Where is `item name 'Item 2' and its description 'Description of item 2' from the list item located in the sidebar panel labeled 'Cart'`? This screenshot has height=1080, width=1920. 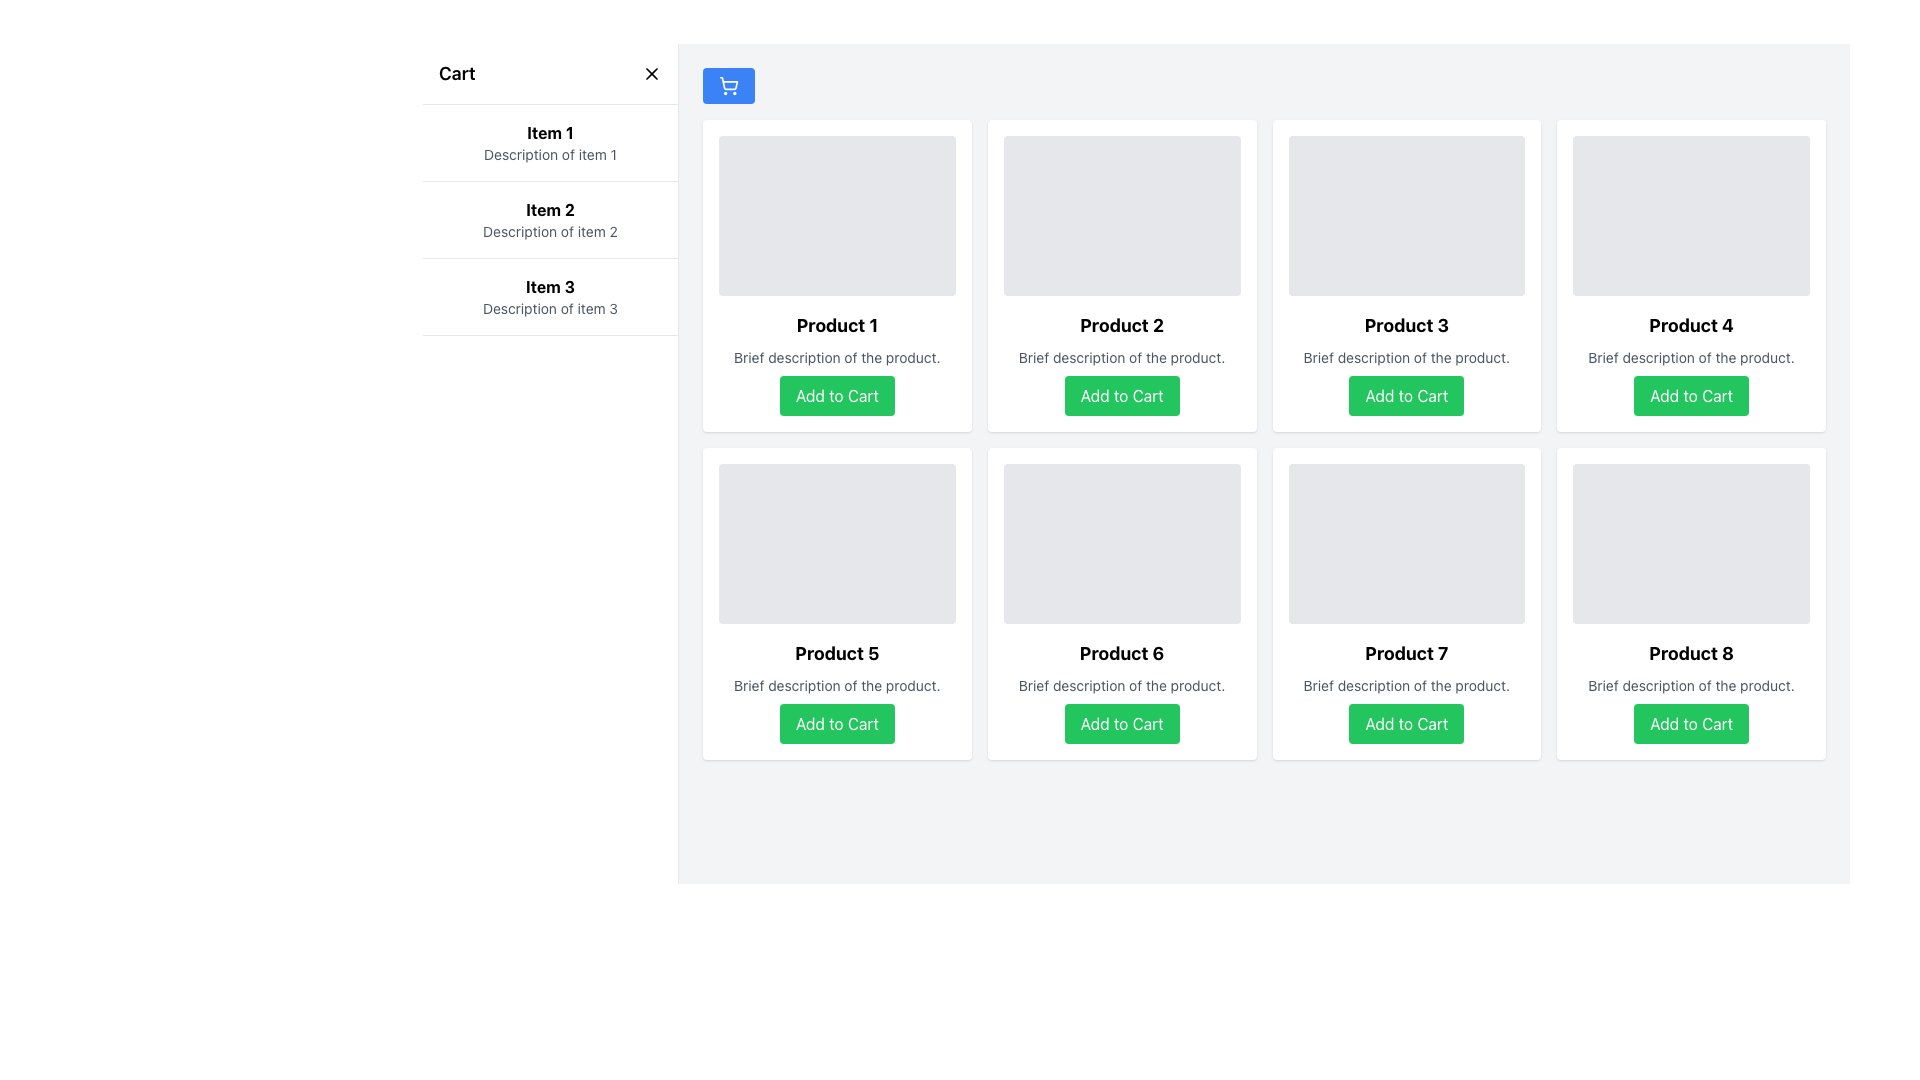 item name 'Item 2' and its description 'Description of item 2' from the list item located in the sidebar panel labeled 'Cart' is located at coordinates (550, 220).